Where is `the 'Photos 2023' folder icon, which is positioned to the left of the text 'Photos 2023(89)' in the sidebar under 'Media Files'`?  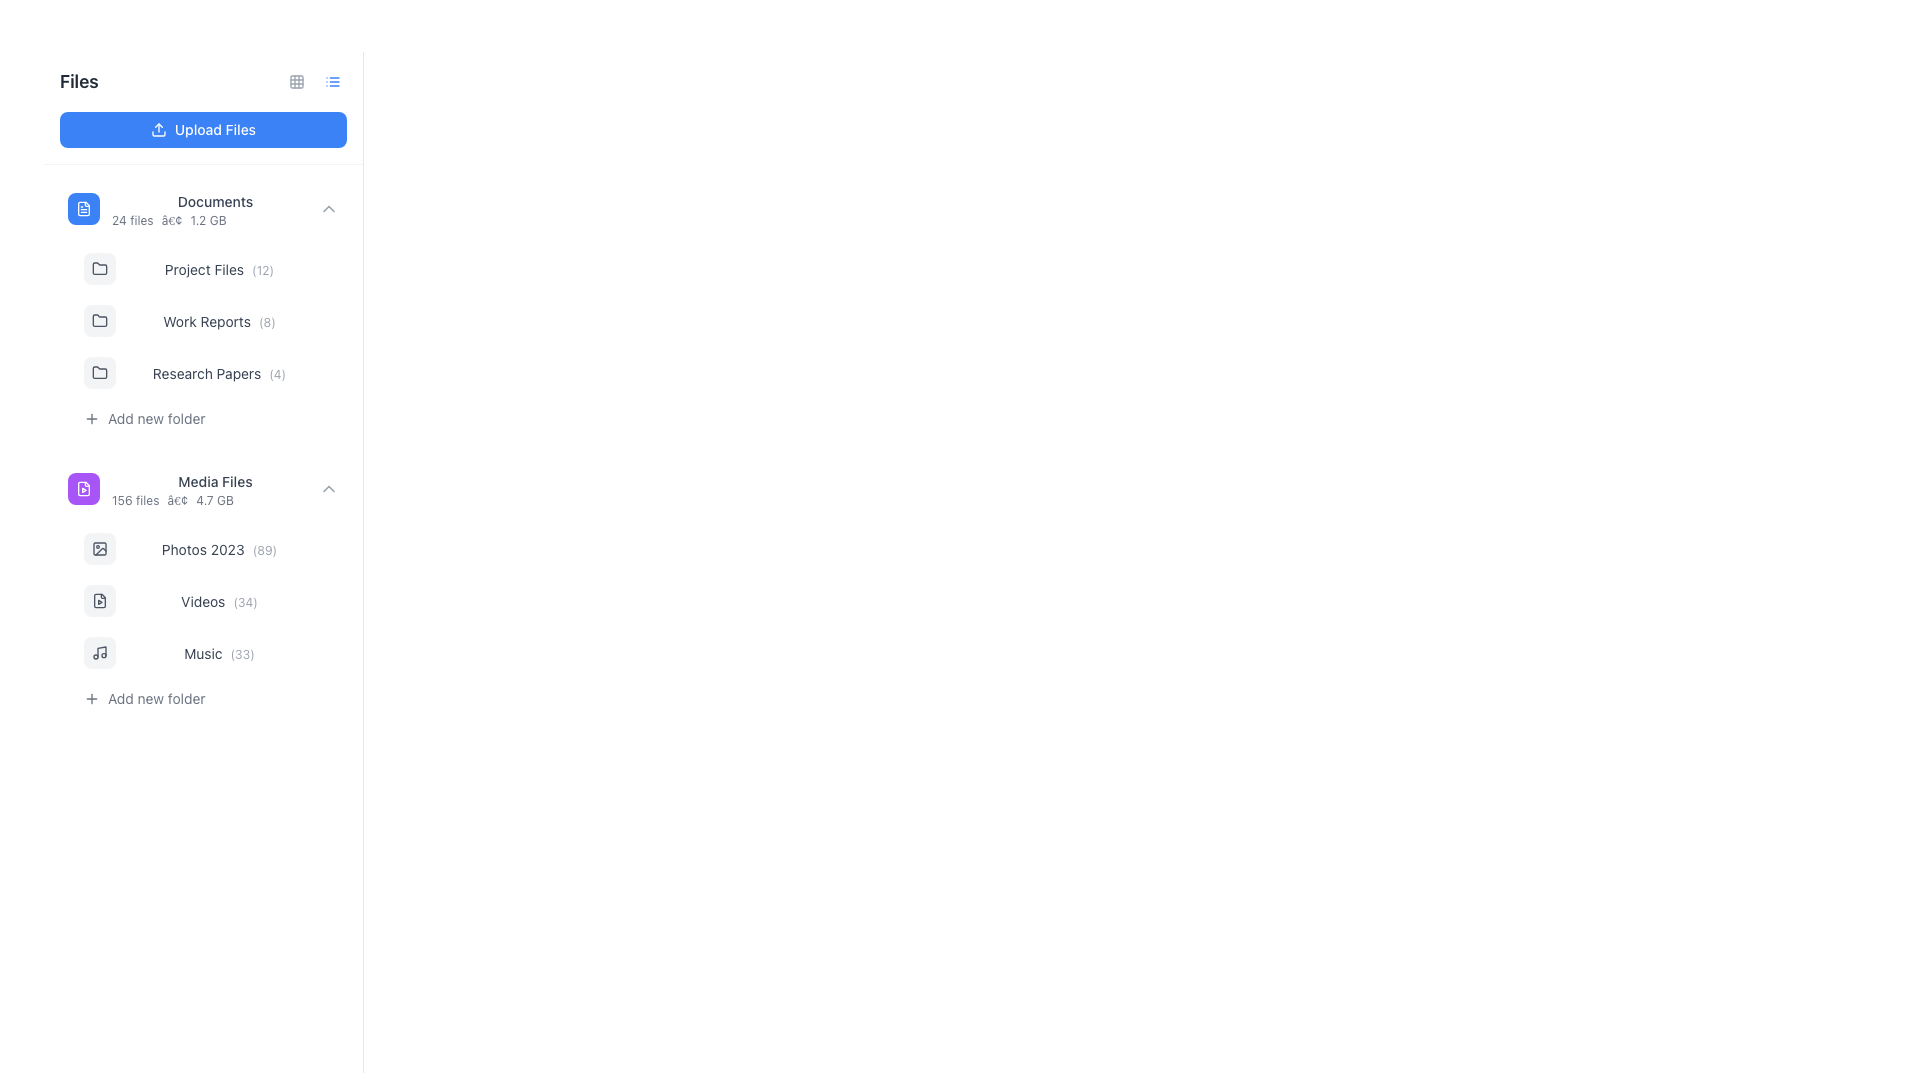 the 'Photos 2023' folder icon, which is positioned to the left of the text 'Photos 2023(89)' in the sidebar under 'Media Files' is located at coordinates (99, 548).